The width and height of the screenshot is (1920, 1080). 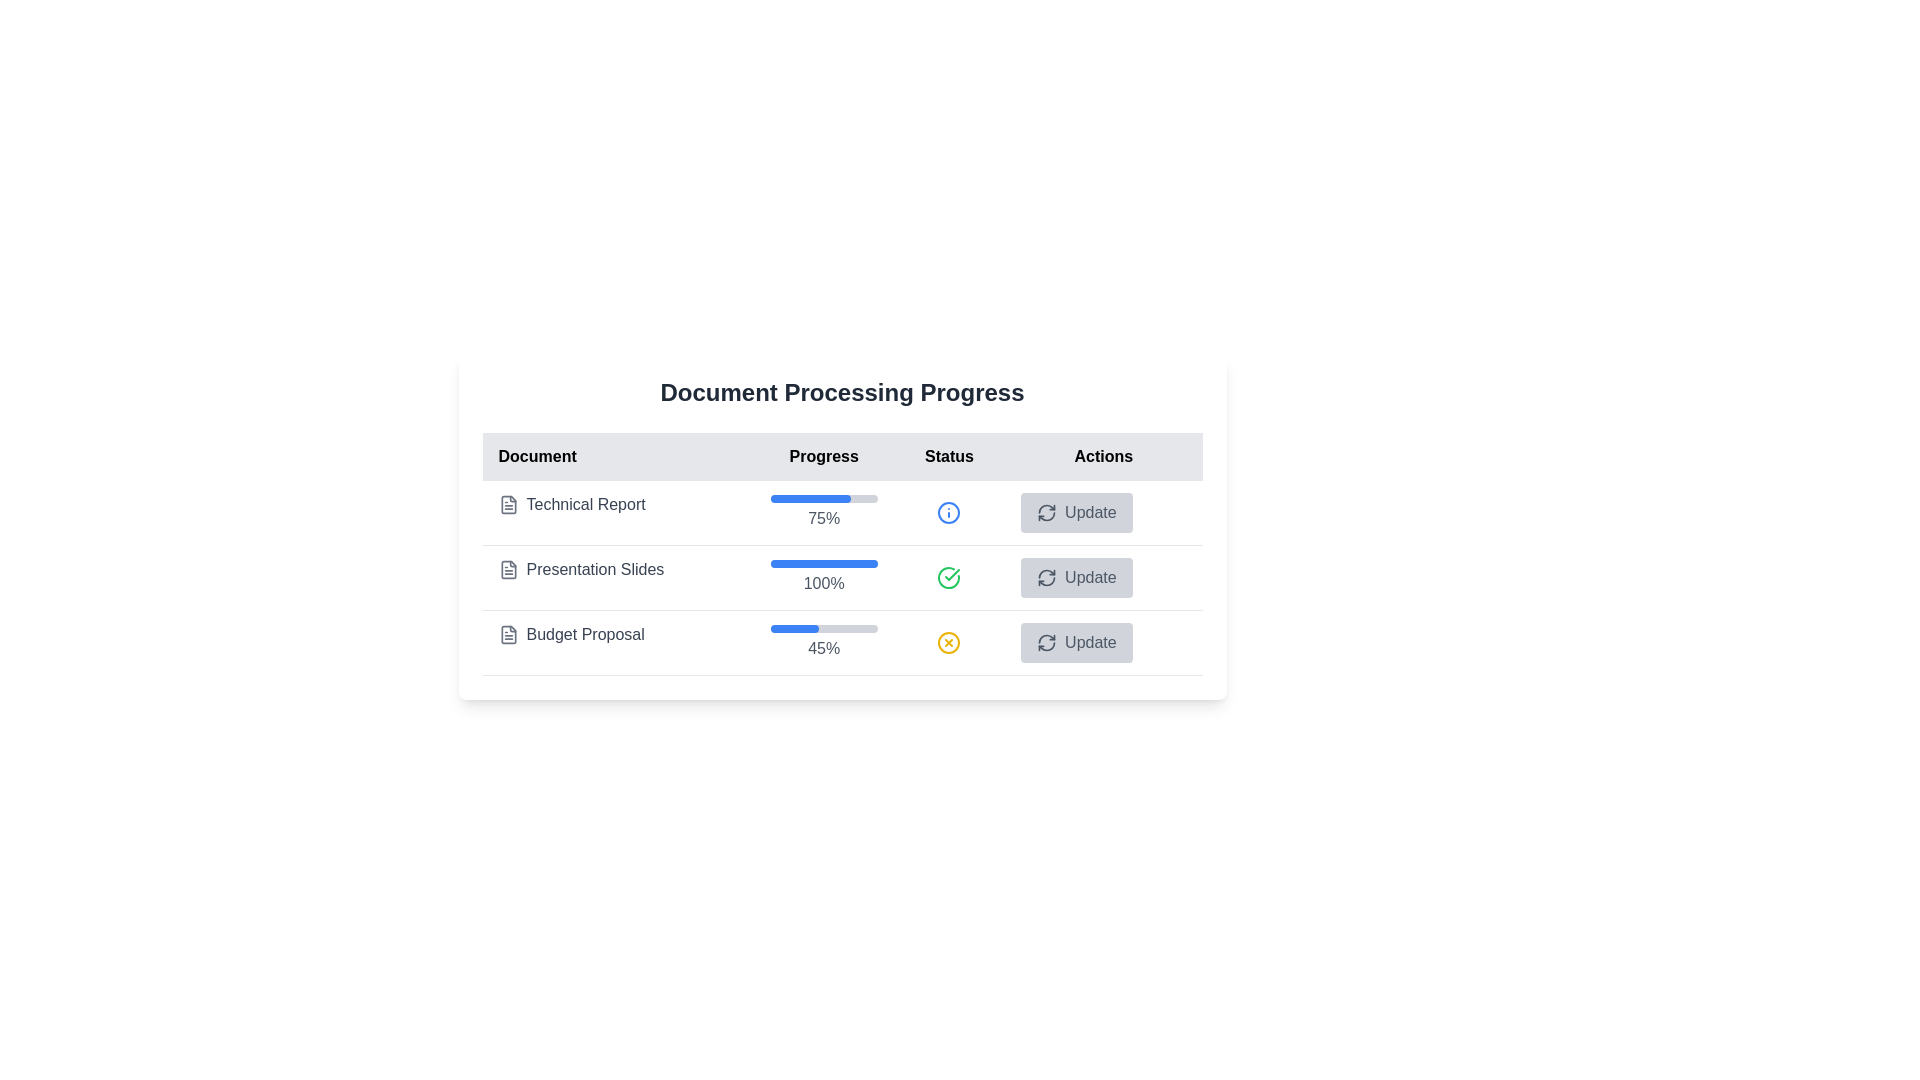 I want to click on the document icon next to the 'Budget Proposal' text label, so click(x=617, y=635).